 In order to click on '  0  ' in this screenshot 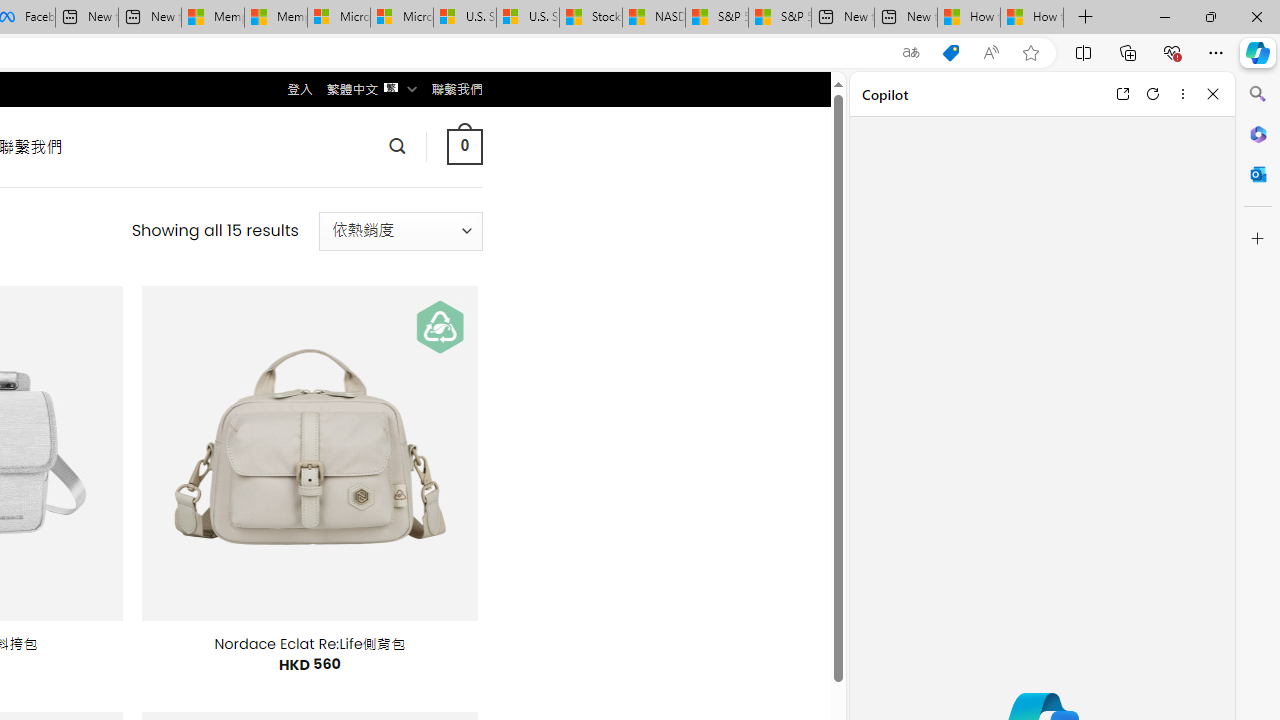, I will do `click(463, 145)`.